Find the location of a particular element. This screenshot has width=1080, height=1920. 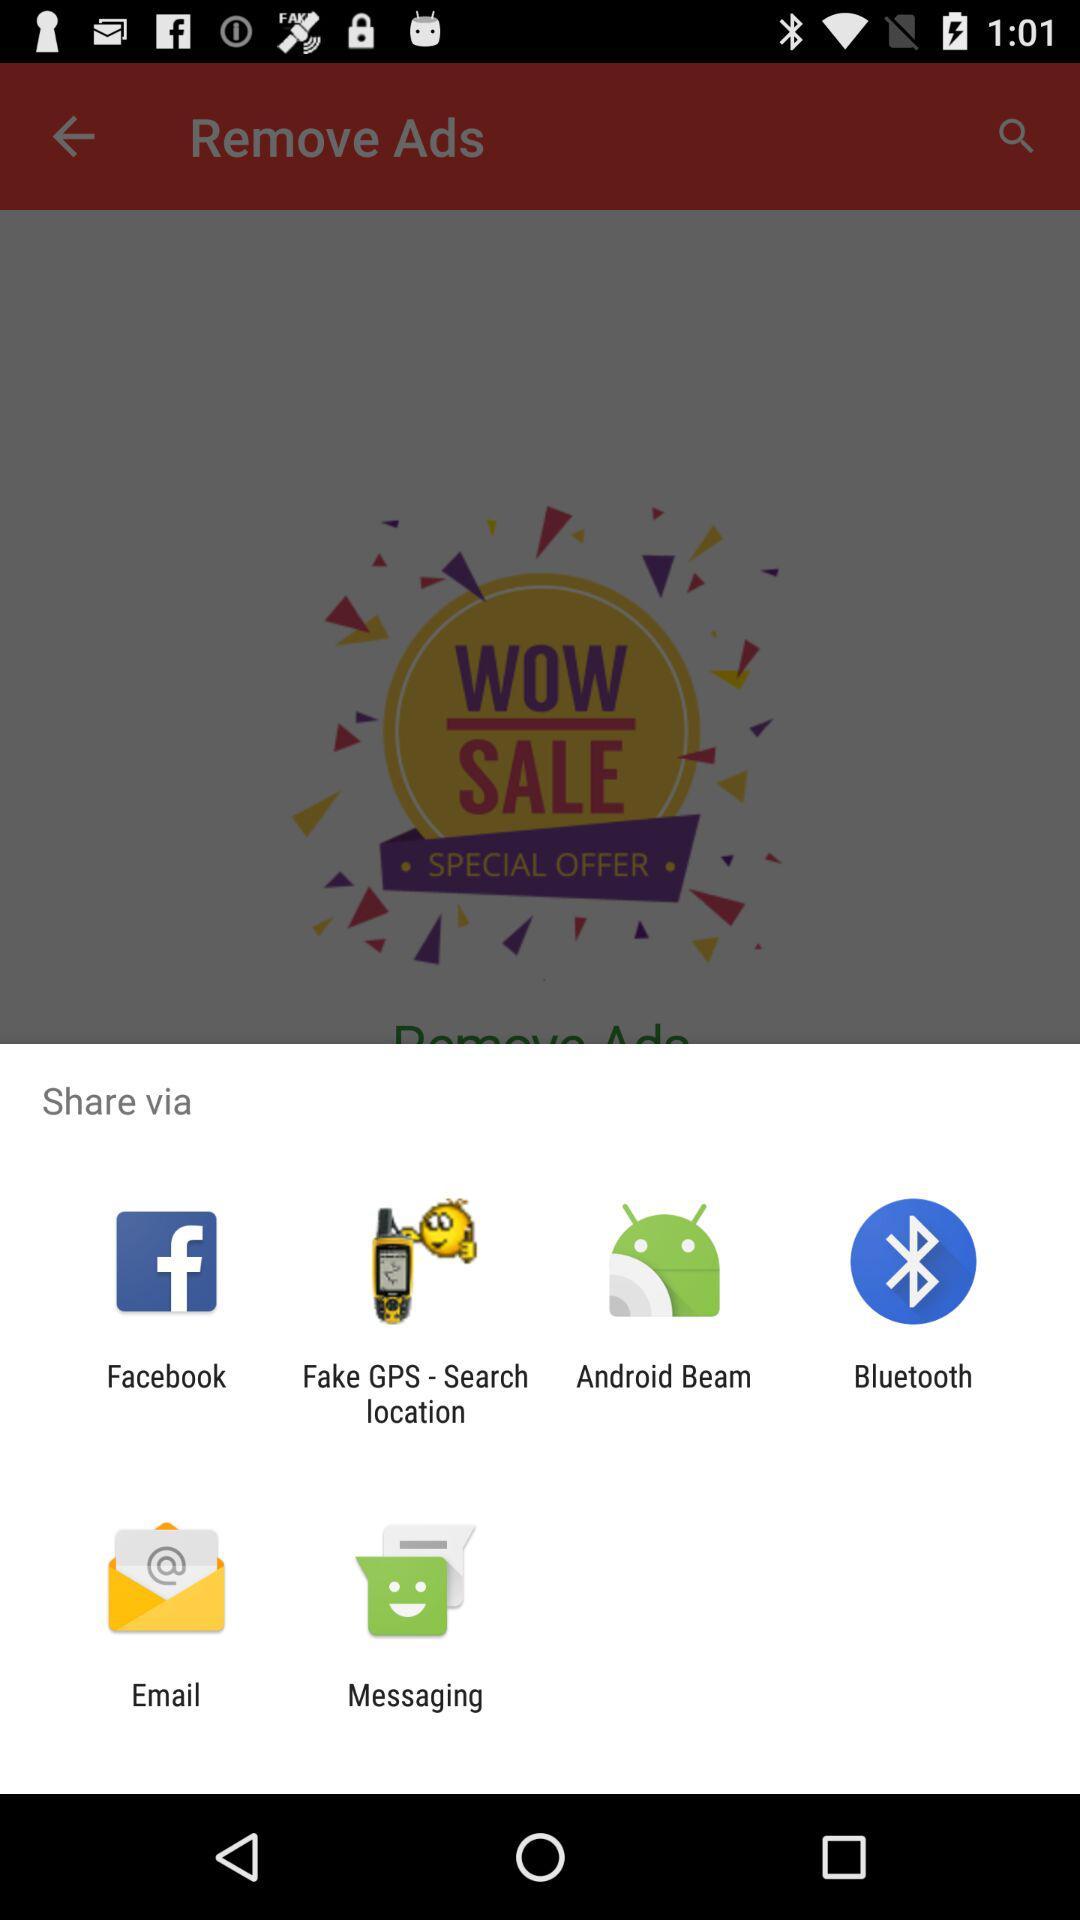

the item to the left of messaging app is located at coordinates (165, 1711).